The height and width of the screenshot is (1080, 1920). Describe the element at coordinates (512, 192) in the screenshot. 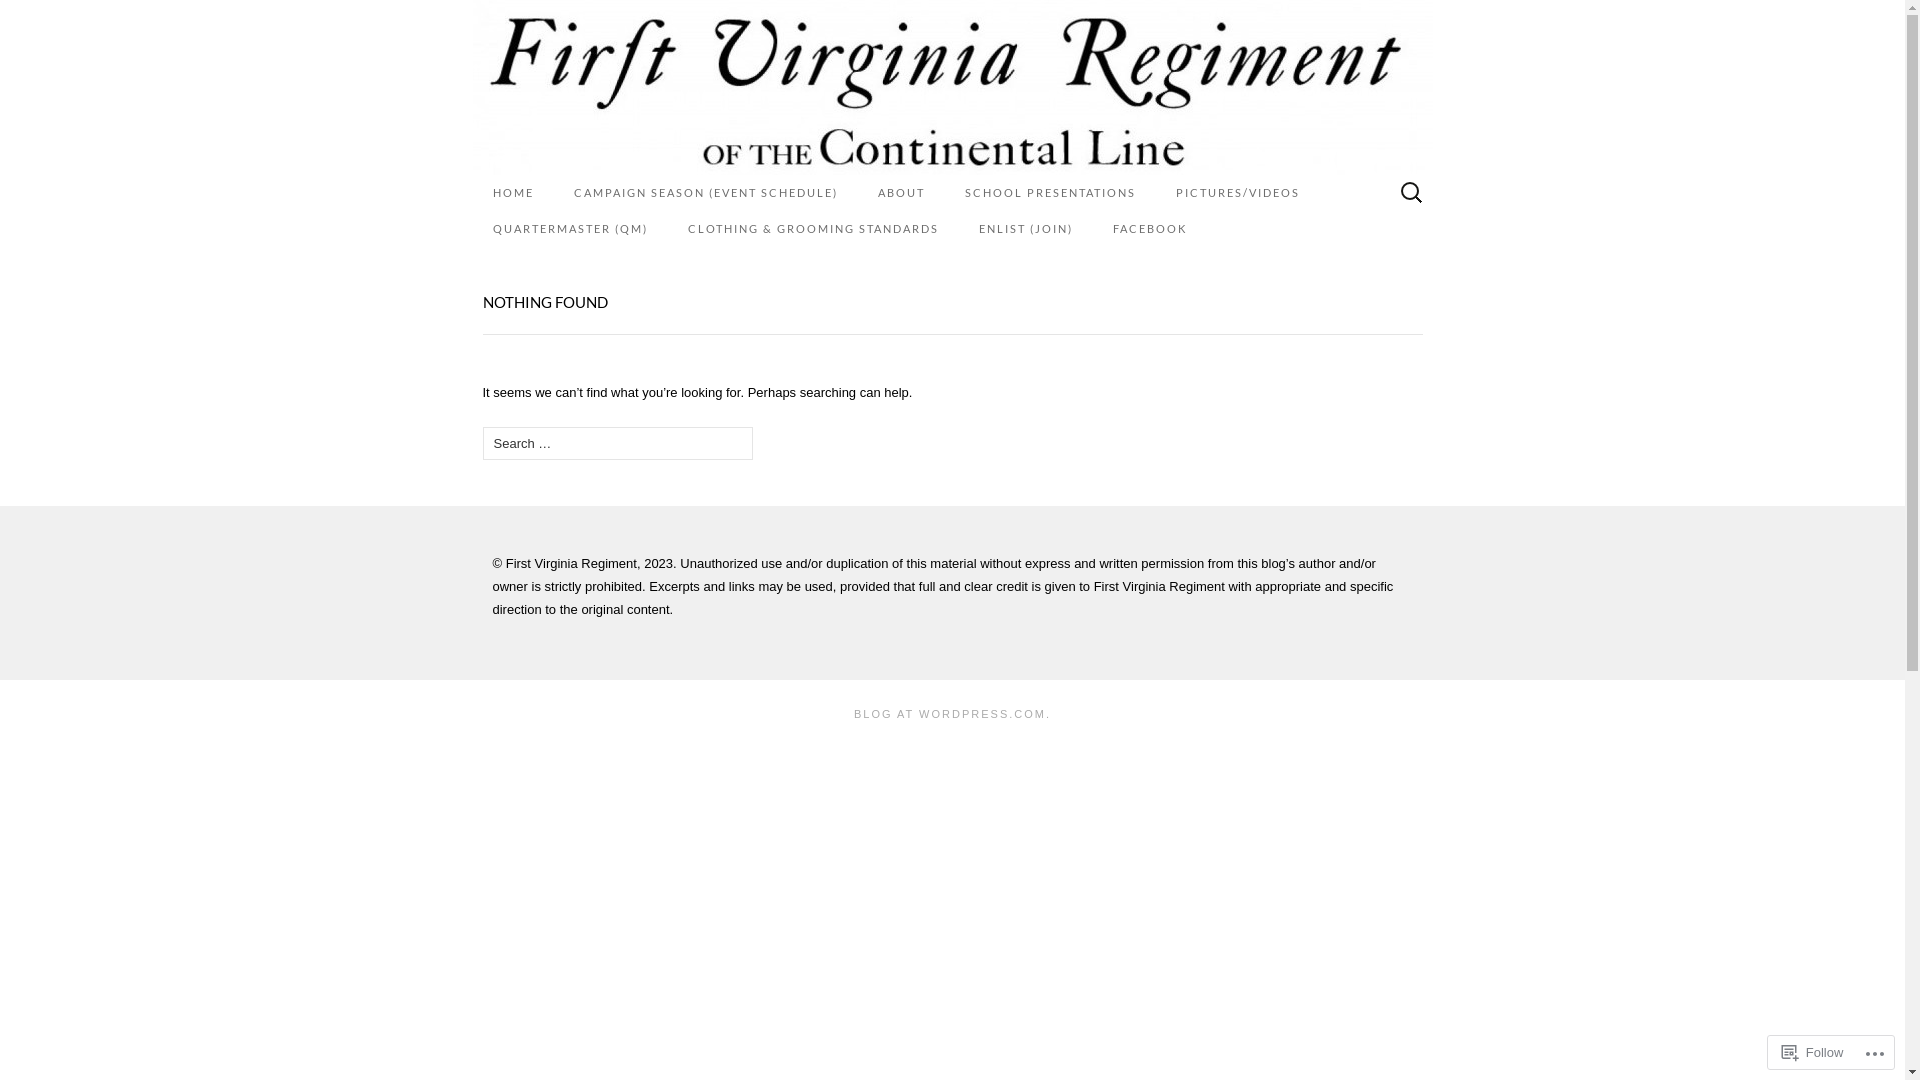

I see `'HOME'` at that location.